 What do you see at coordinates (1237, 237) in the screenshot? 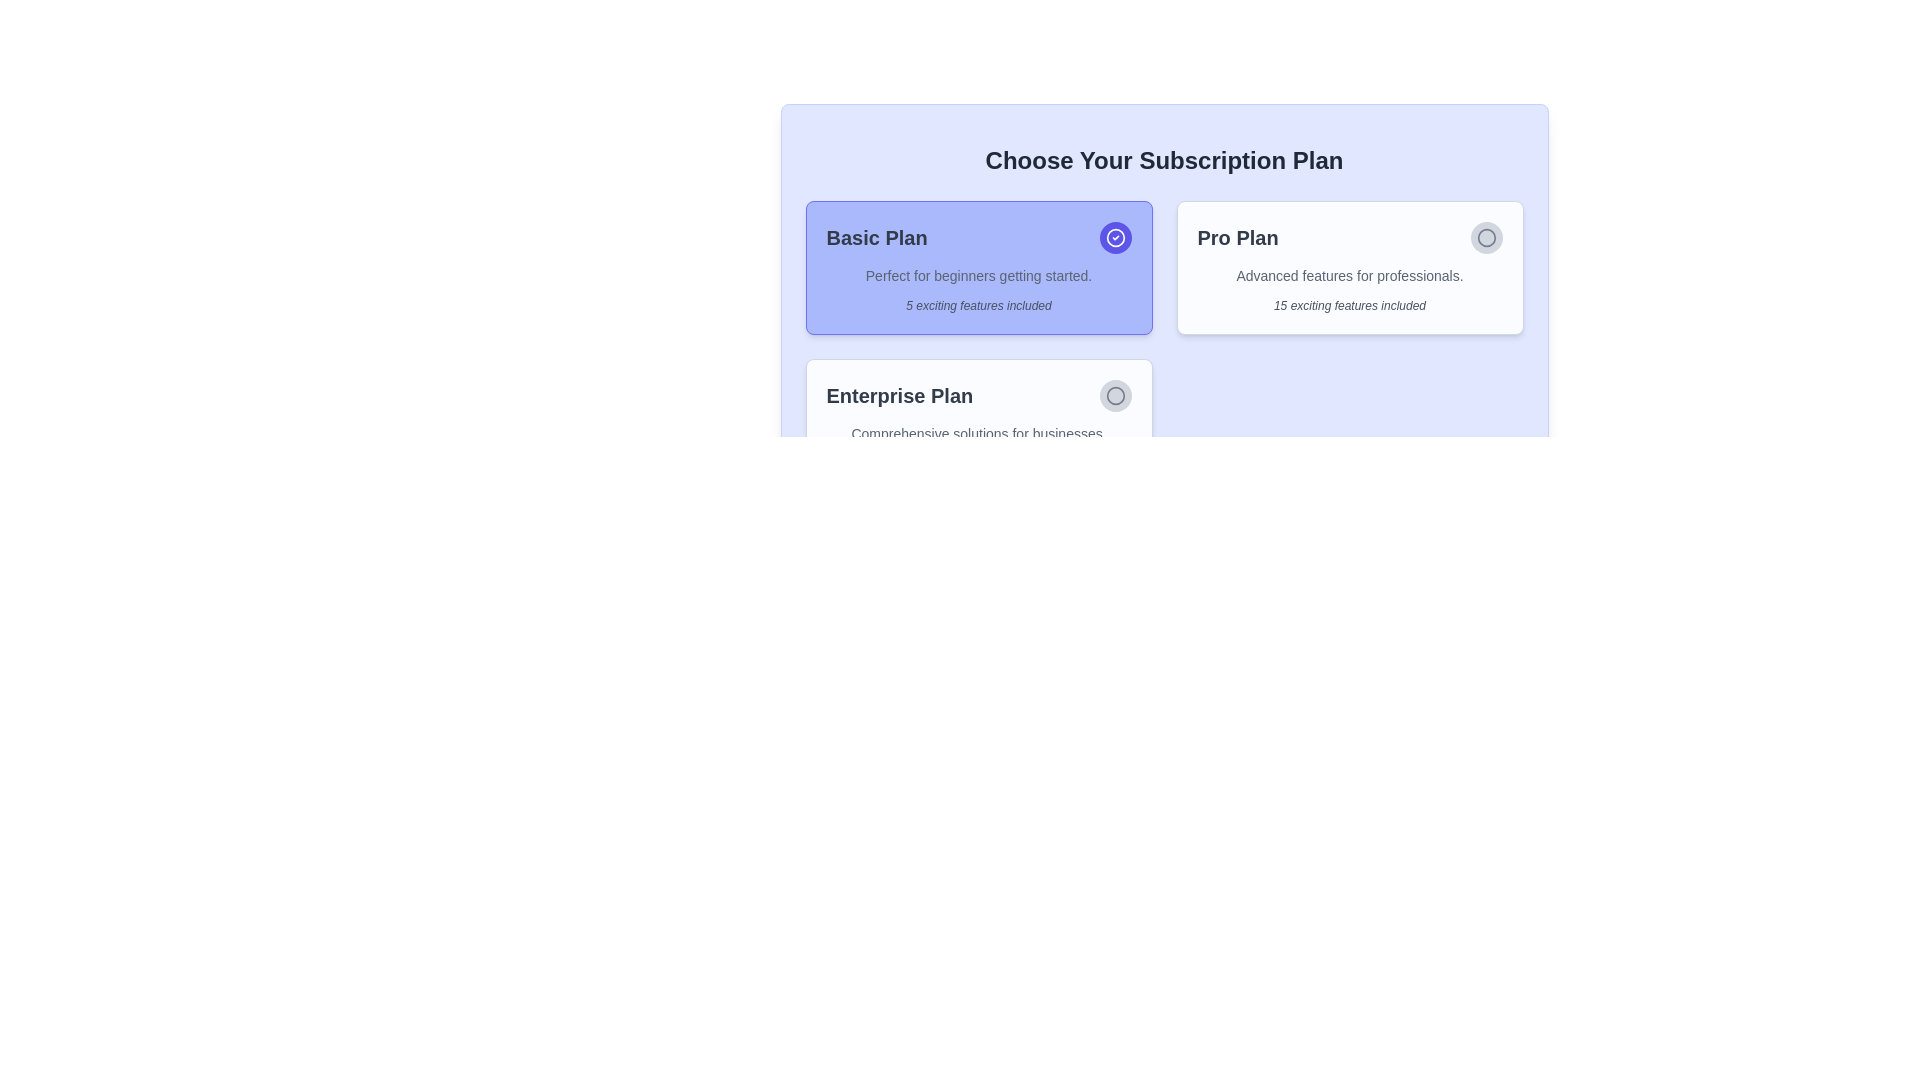
I see `text content of the 'Pro Plan' label, which is located in the upper-right card among three subscription options in a grid layout` at bounding box center [1237, 237].